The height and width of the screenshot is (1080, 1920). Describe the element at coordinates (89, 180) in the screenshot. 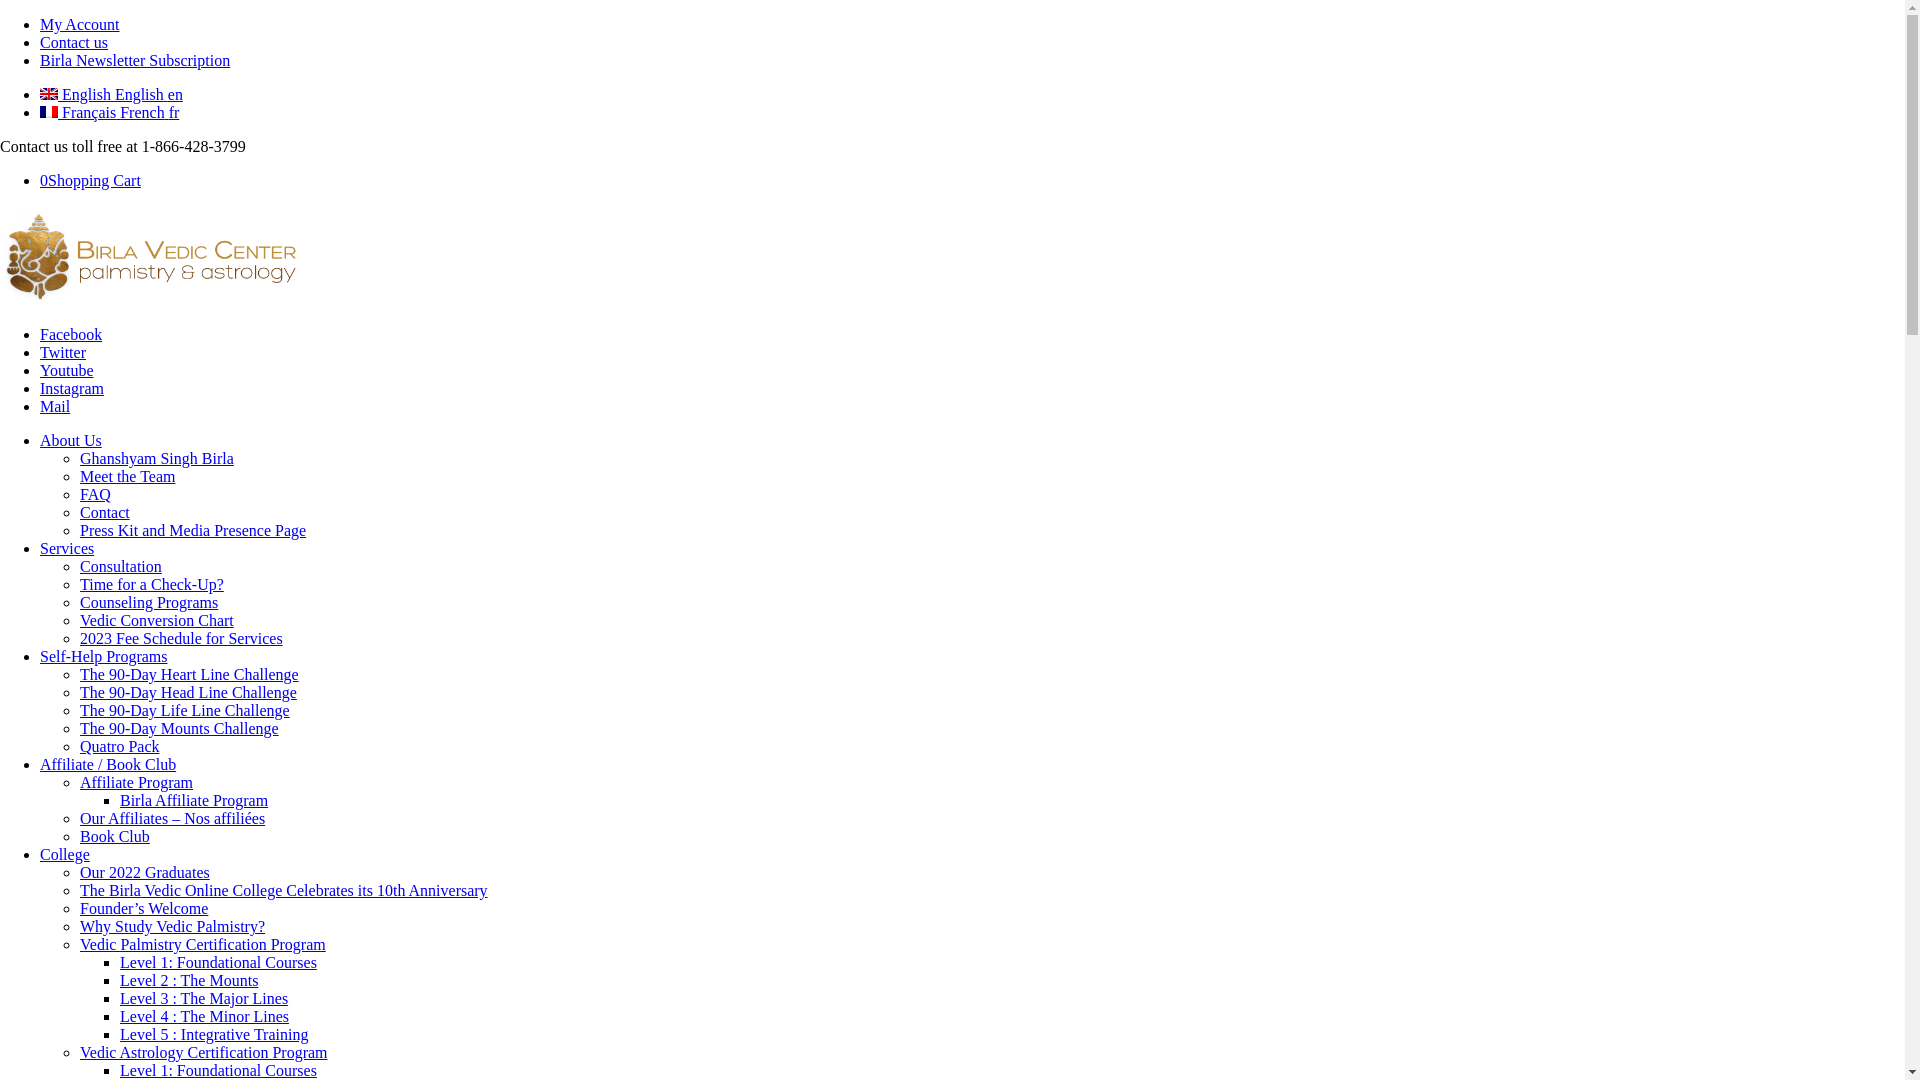

I see `'0Shopping Cart'` at that location.